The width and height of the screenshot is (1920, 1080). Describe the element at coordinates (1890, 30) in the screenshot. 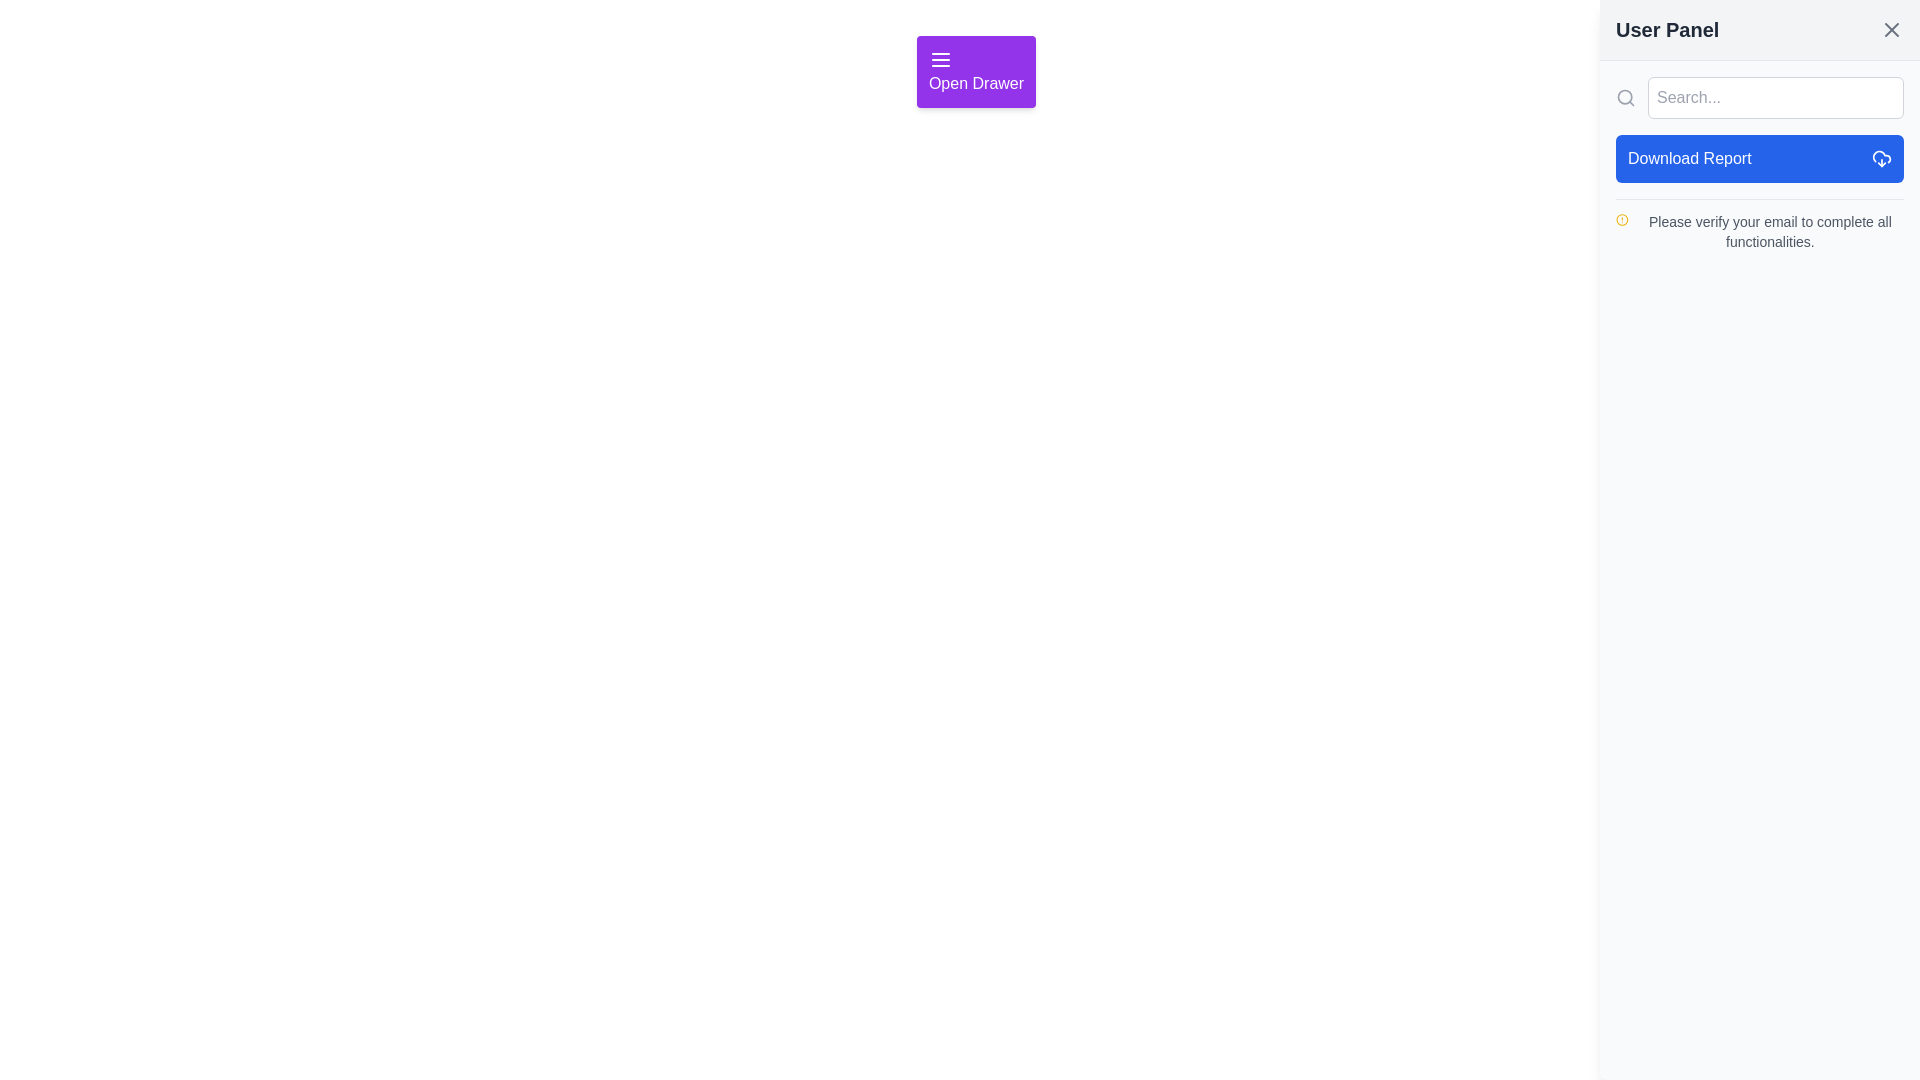

I see `the cross-shaped mark SVG icon located in the top-right corner of the User Panel` at that location.